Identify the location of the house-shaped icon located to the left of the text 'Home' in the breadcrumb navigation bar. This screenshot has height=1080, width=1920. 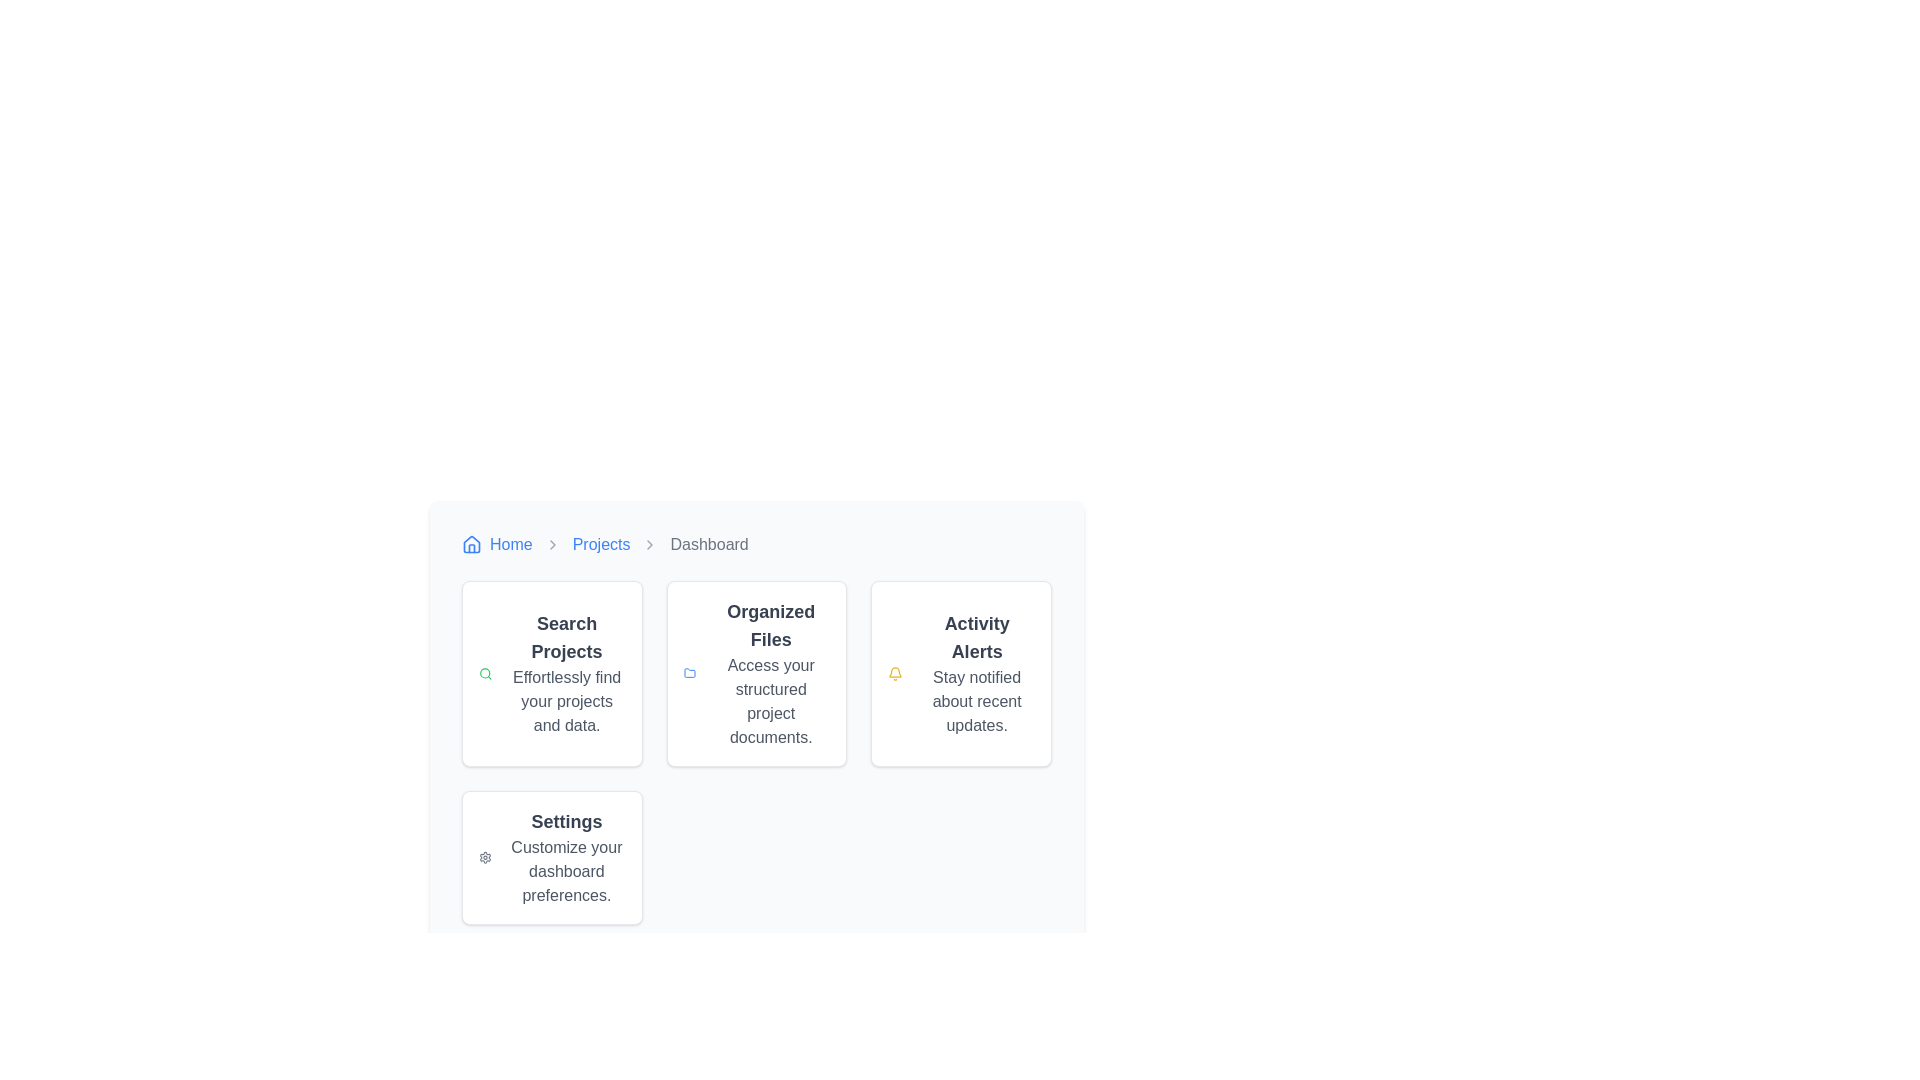
(470, 544).